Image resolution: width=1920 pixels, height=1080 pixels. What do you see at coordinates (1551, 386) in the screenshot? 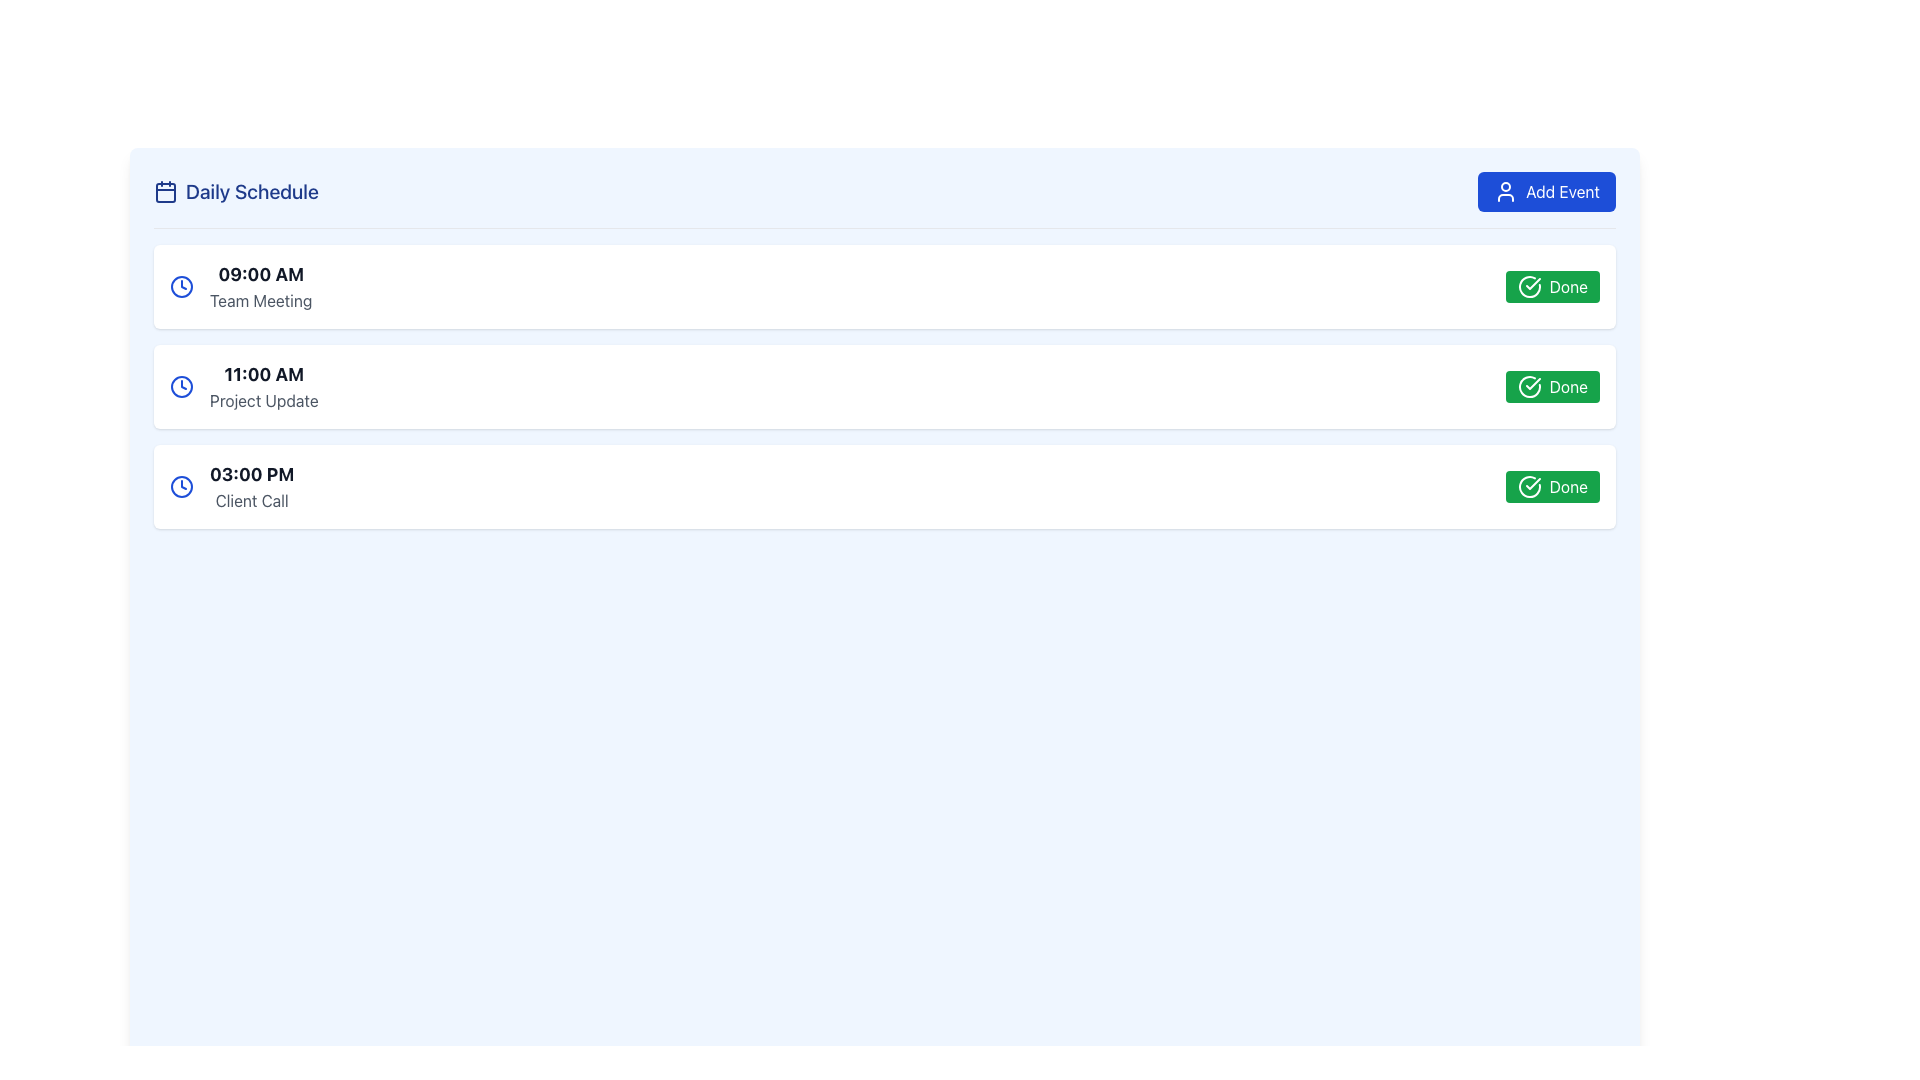
I see `the button that marks the task as completed for the '11:00 AM Project Update' in the Daily Schedule interface` at bounding box center [1551, 386].